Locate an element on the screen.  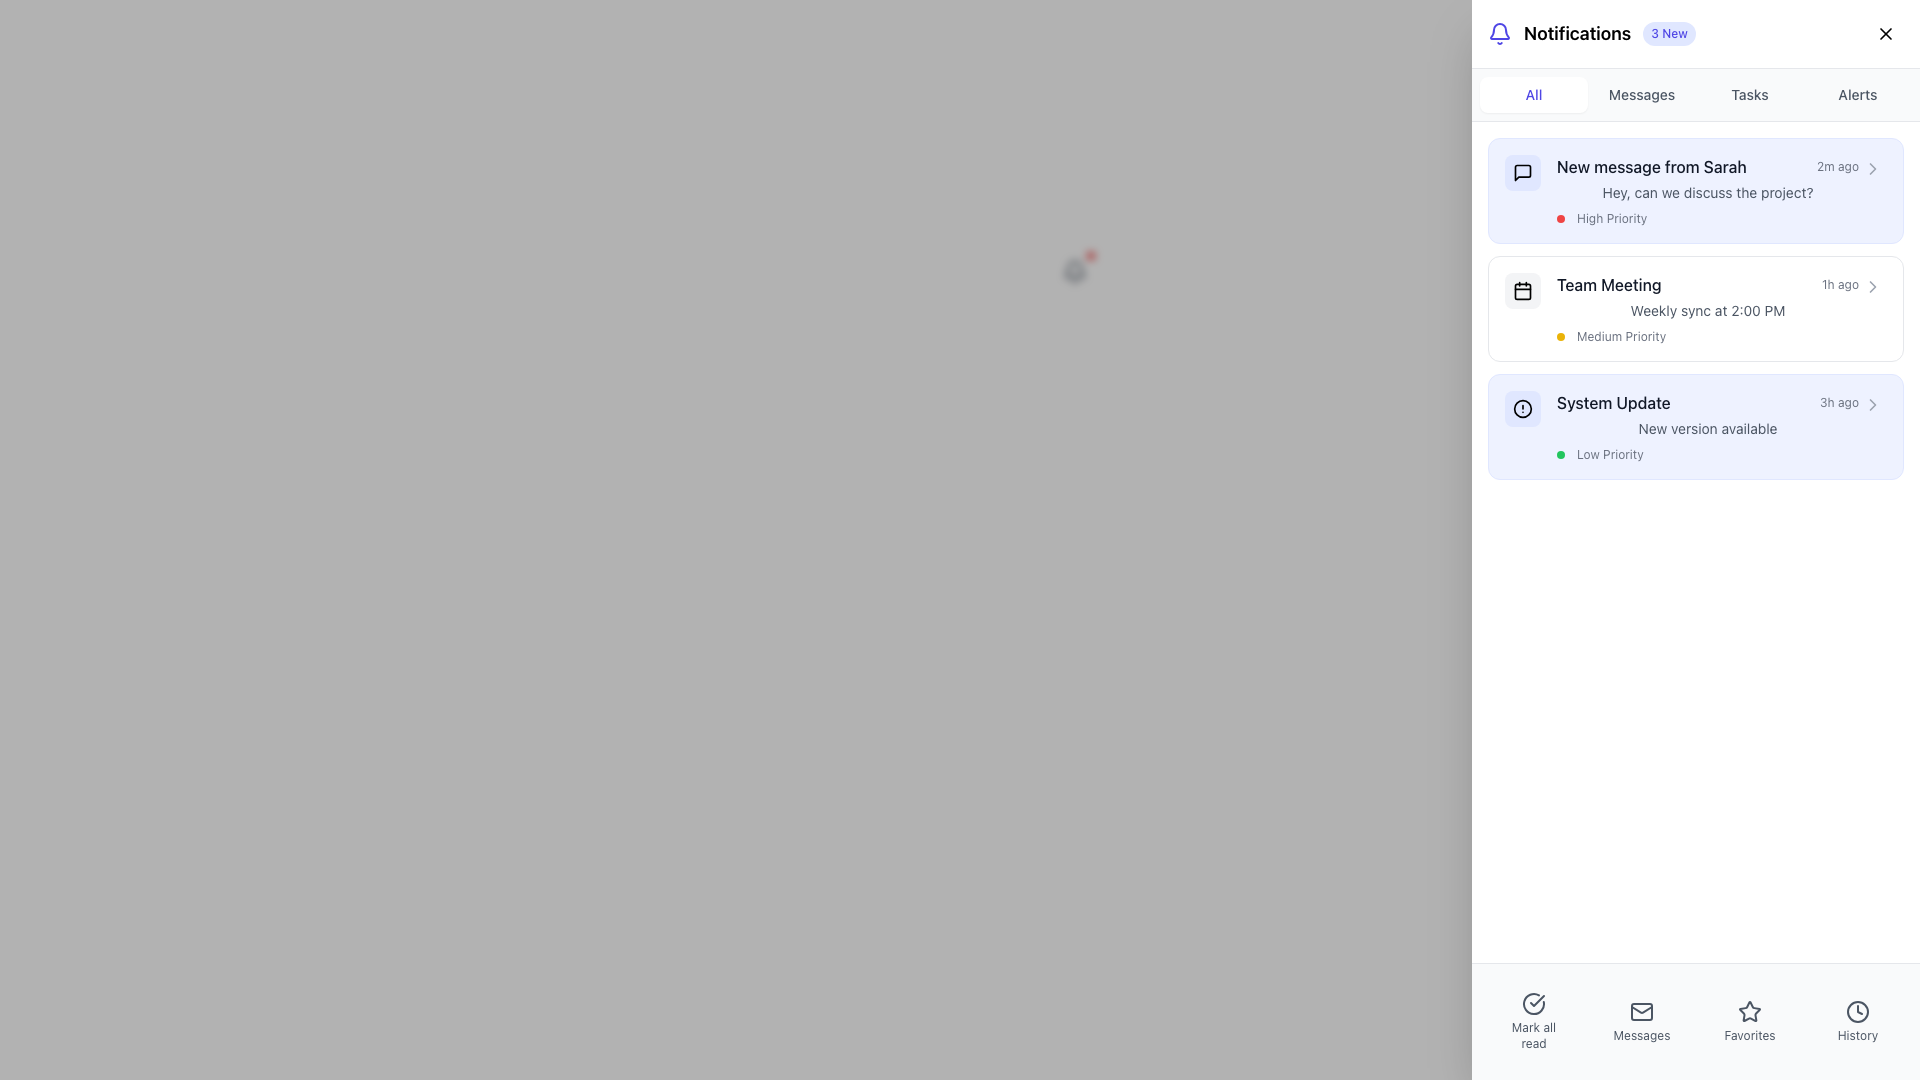
the 'High Priority' text label that follows the red circular icon in the priority details section of the 'New message from Sarah' notification card is located at coordinates (1612, 219).